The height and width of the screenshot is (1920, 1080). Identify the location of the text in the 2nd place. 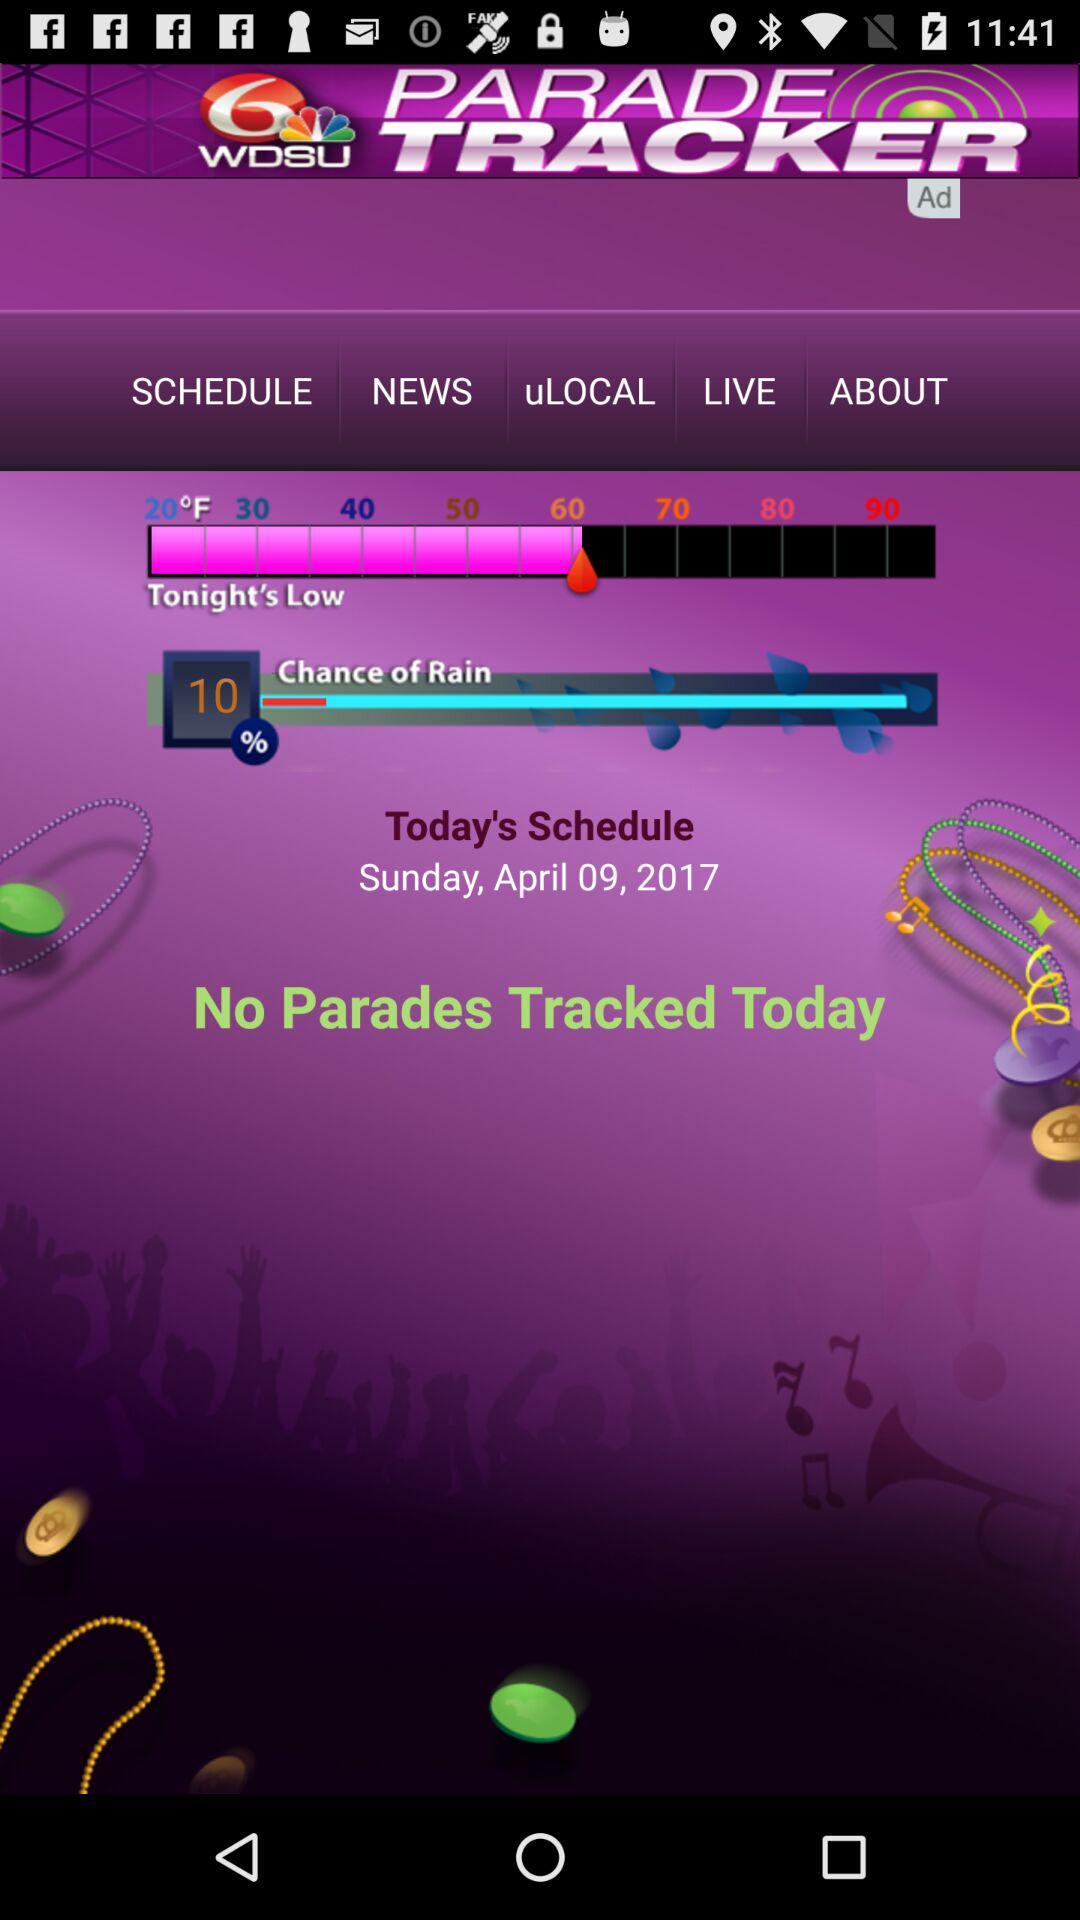
(420, 389).